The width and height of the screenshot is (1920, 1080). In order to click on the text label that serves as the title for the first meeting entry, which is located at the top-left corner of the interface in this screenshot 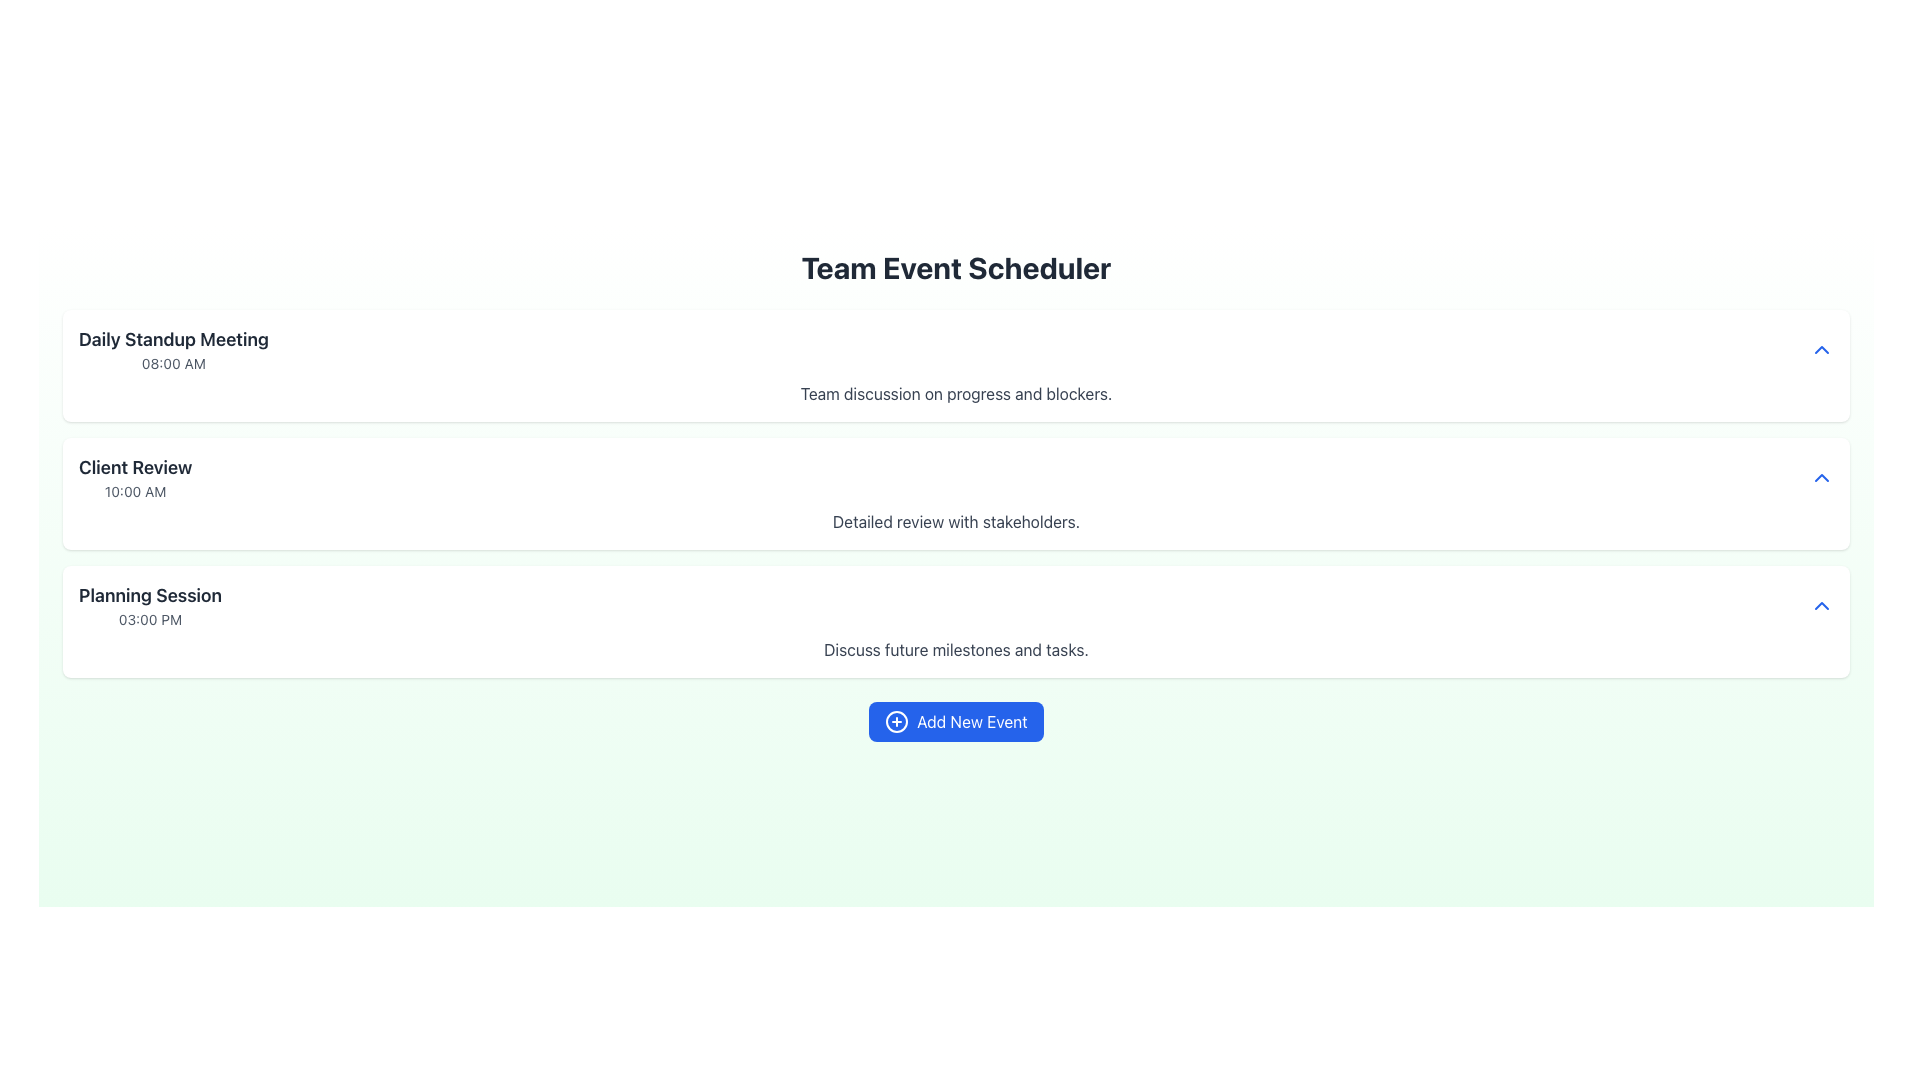, I will do `click(173, 338)`.